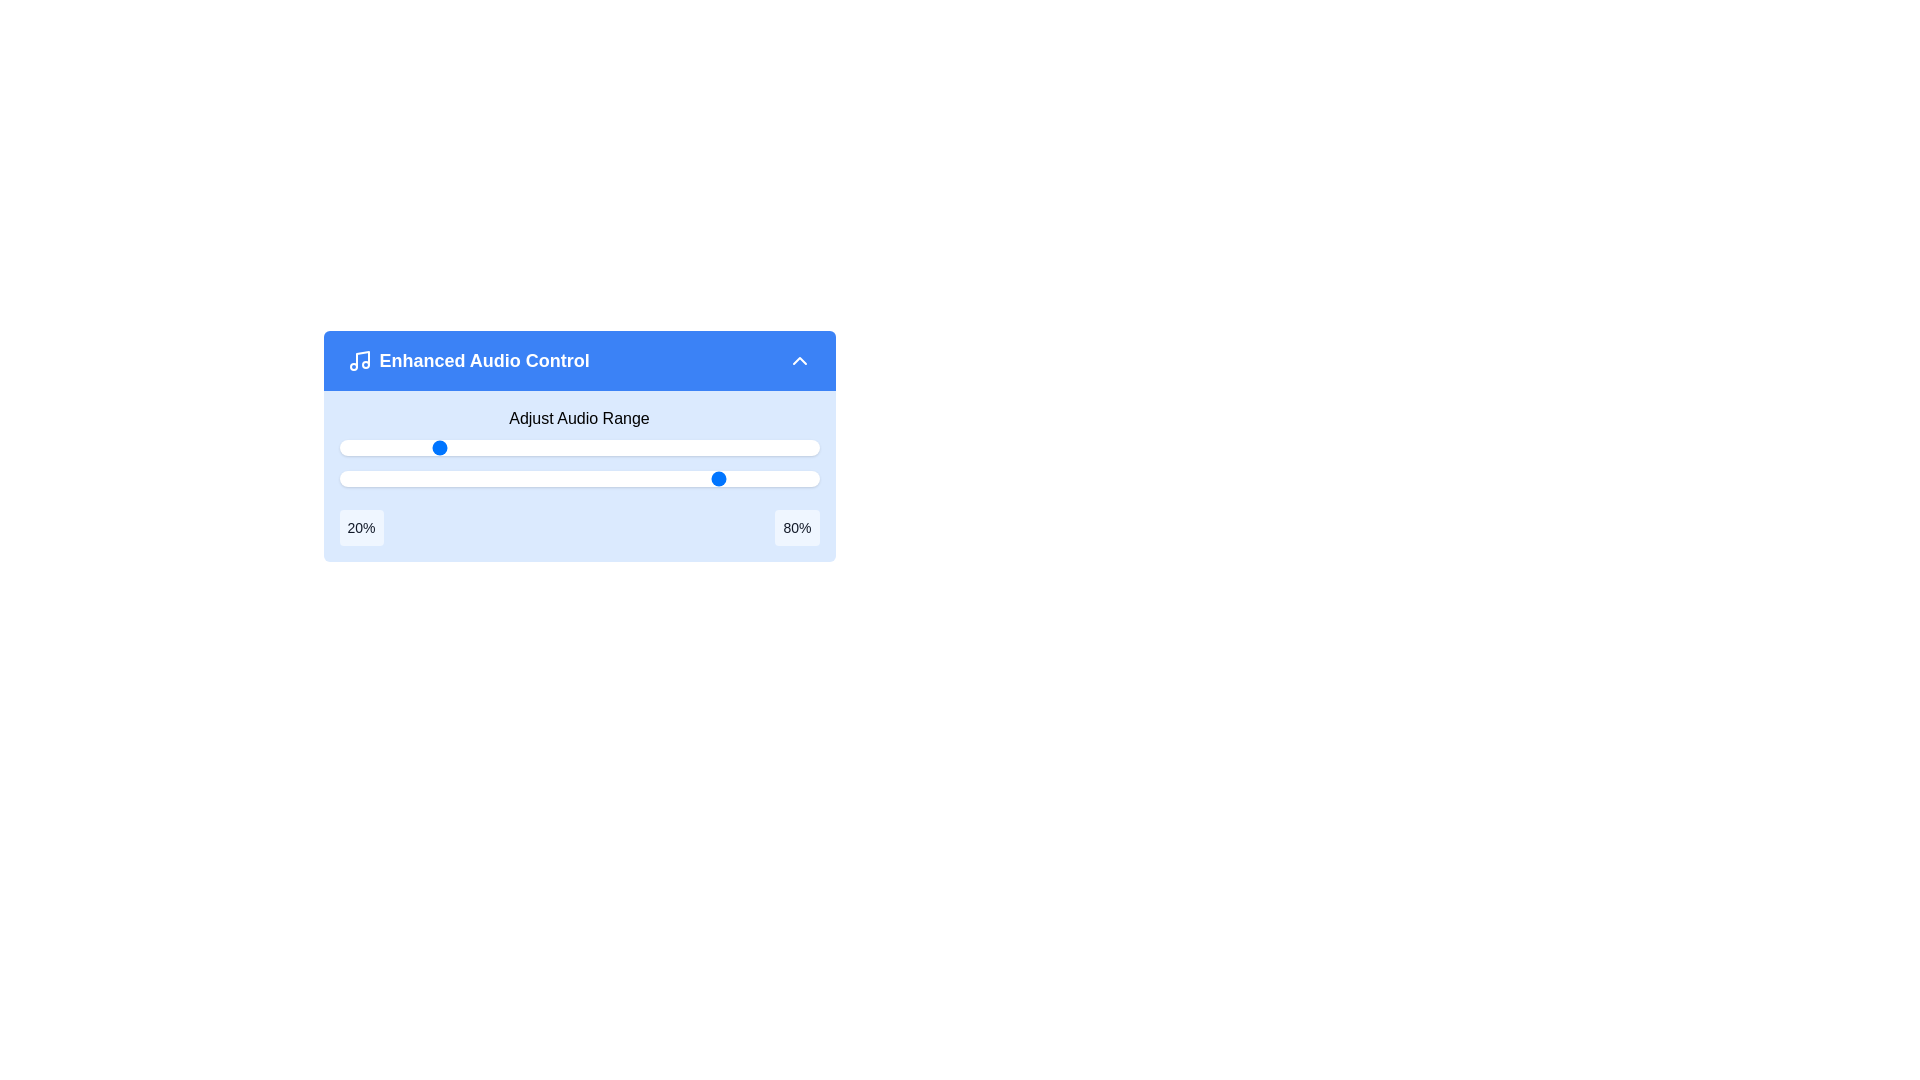  Describe the element at coordinates (467, 361) in the screenshot. I see `the Header element that serves as the title for the audio controls section, located at the top of a card-like component` at that location.